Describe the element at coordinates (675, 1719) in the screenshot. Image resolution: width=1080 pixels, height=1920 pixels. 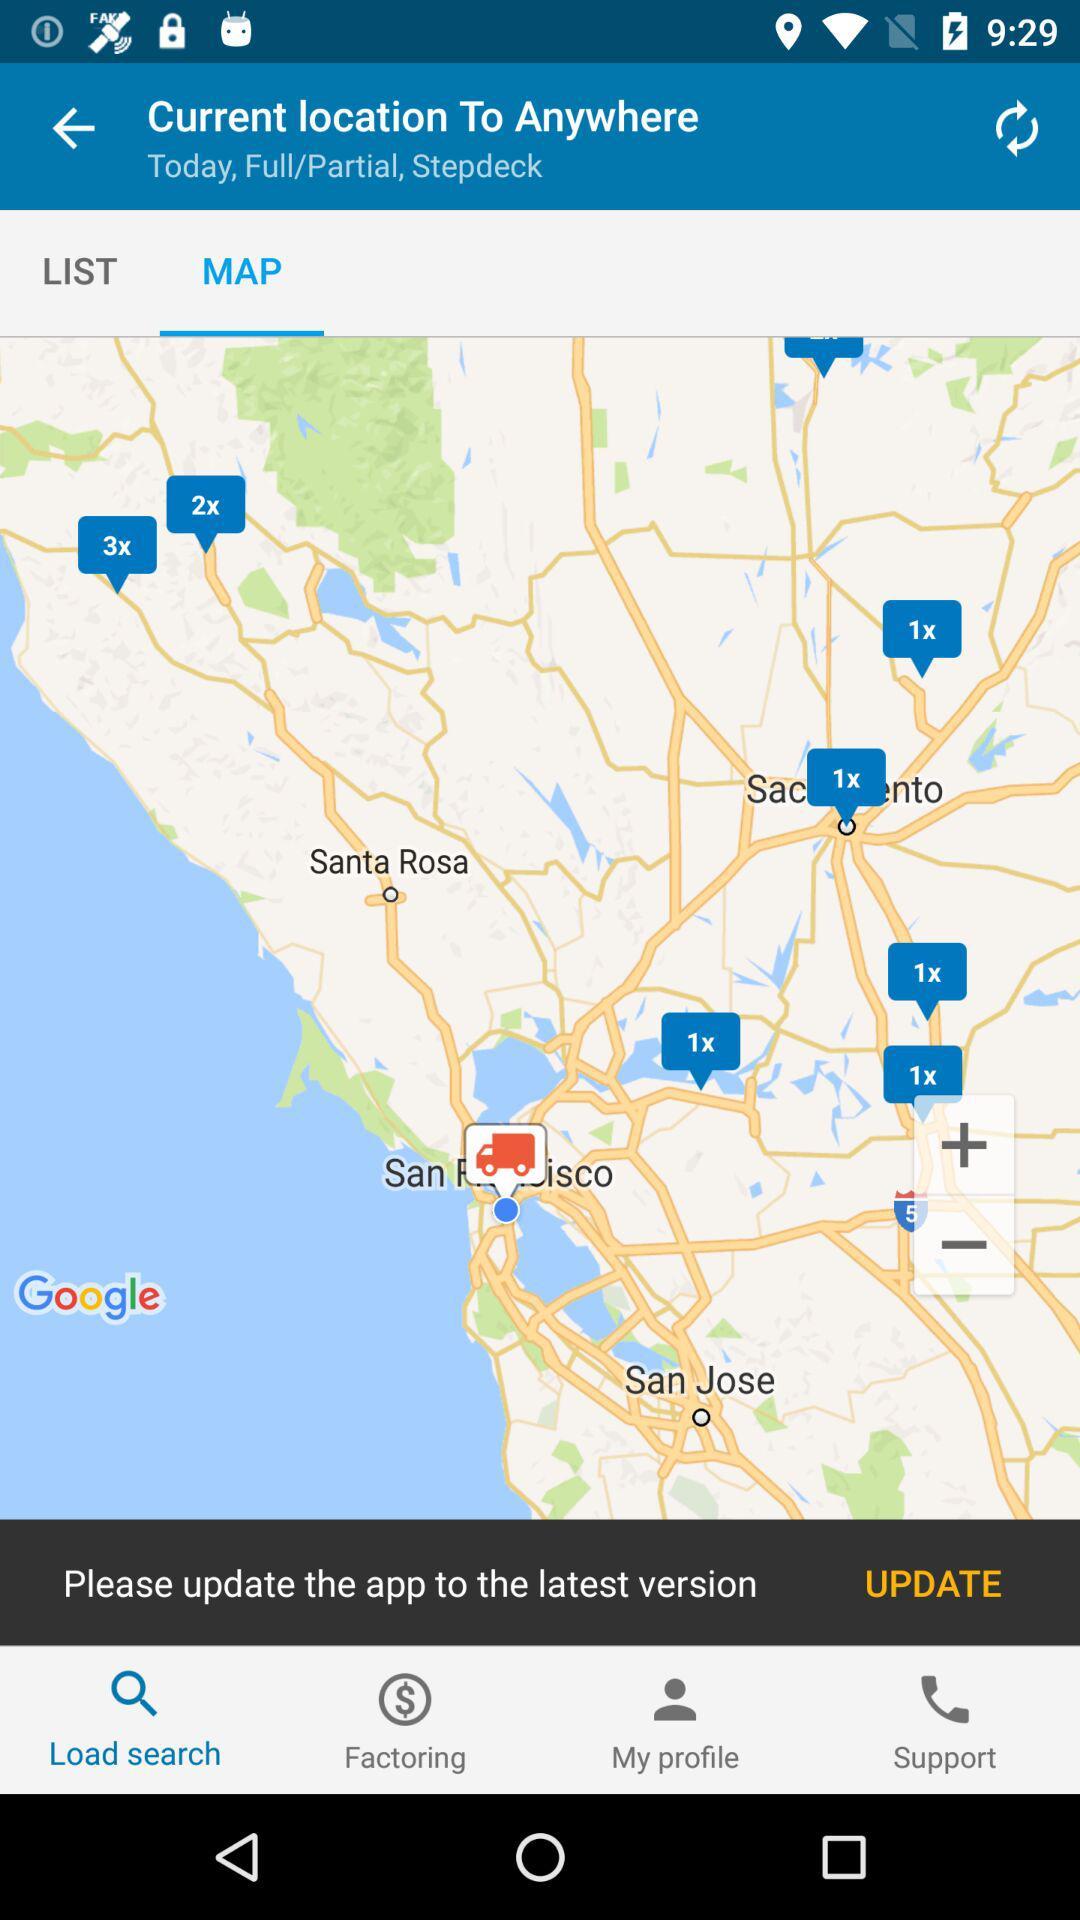
I see `the my profile` at that location.